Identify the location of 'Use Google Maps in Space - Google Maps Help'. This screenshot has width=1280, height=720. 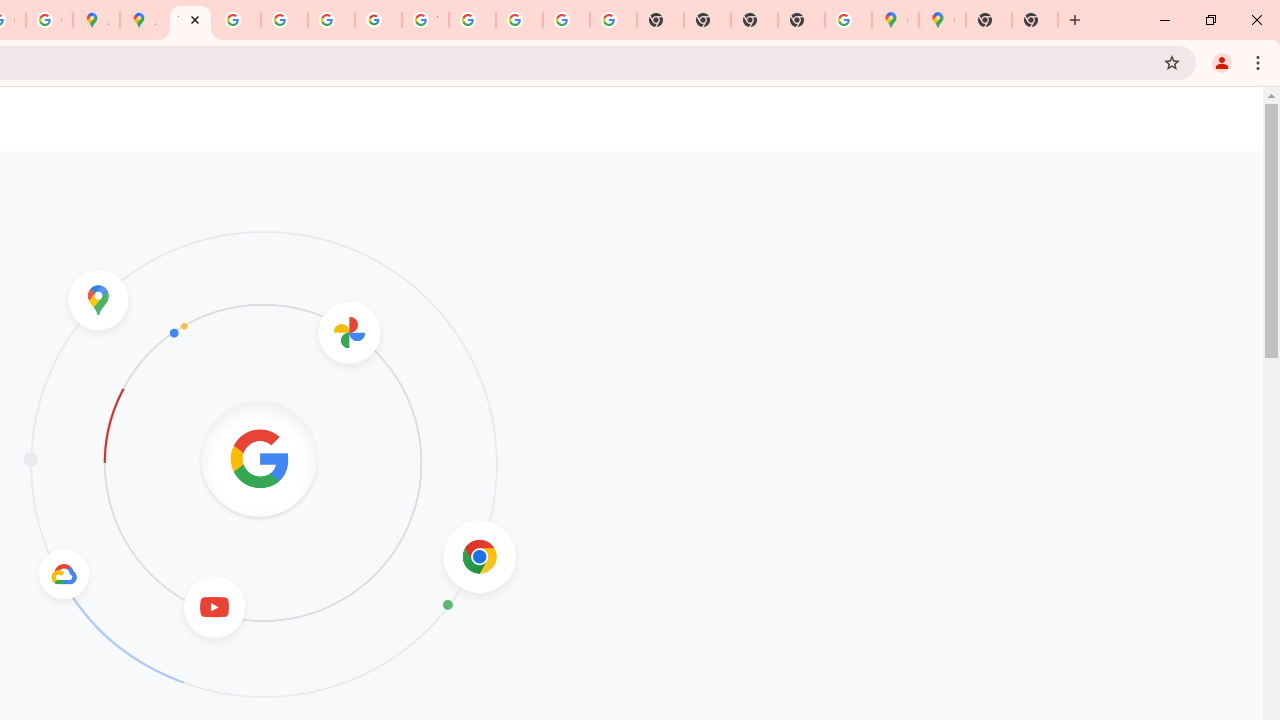
(848, 20).